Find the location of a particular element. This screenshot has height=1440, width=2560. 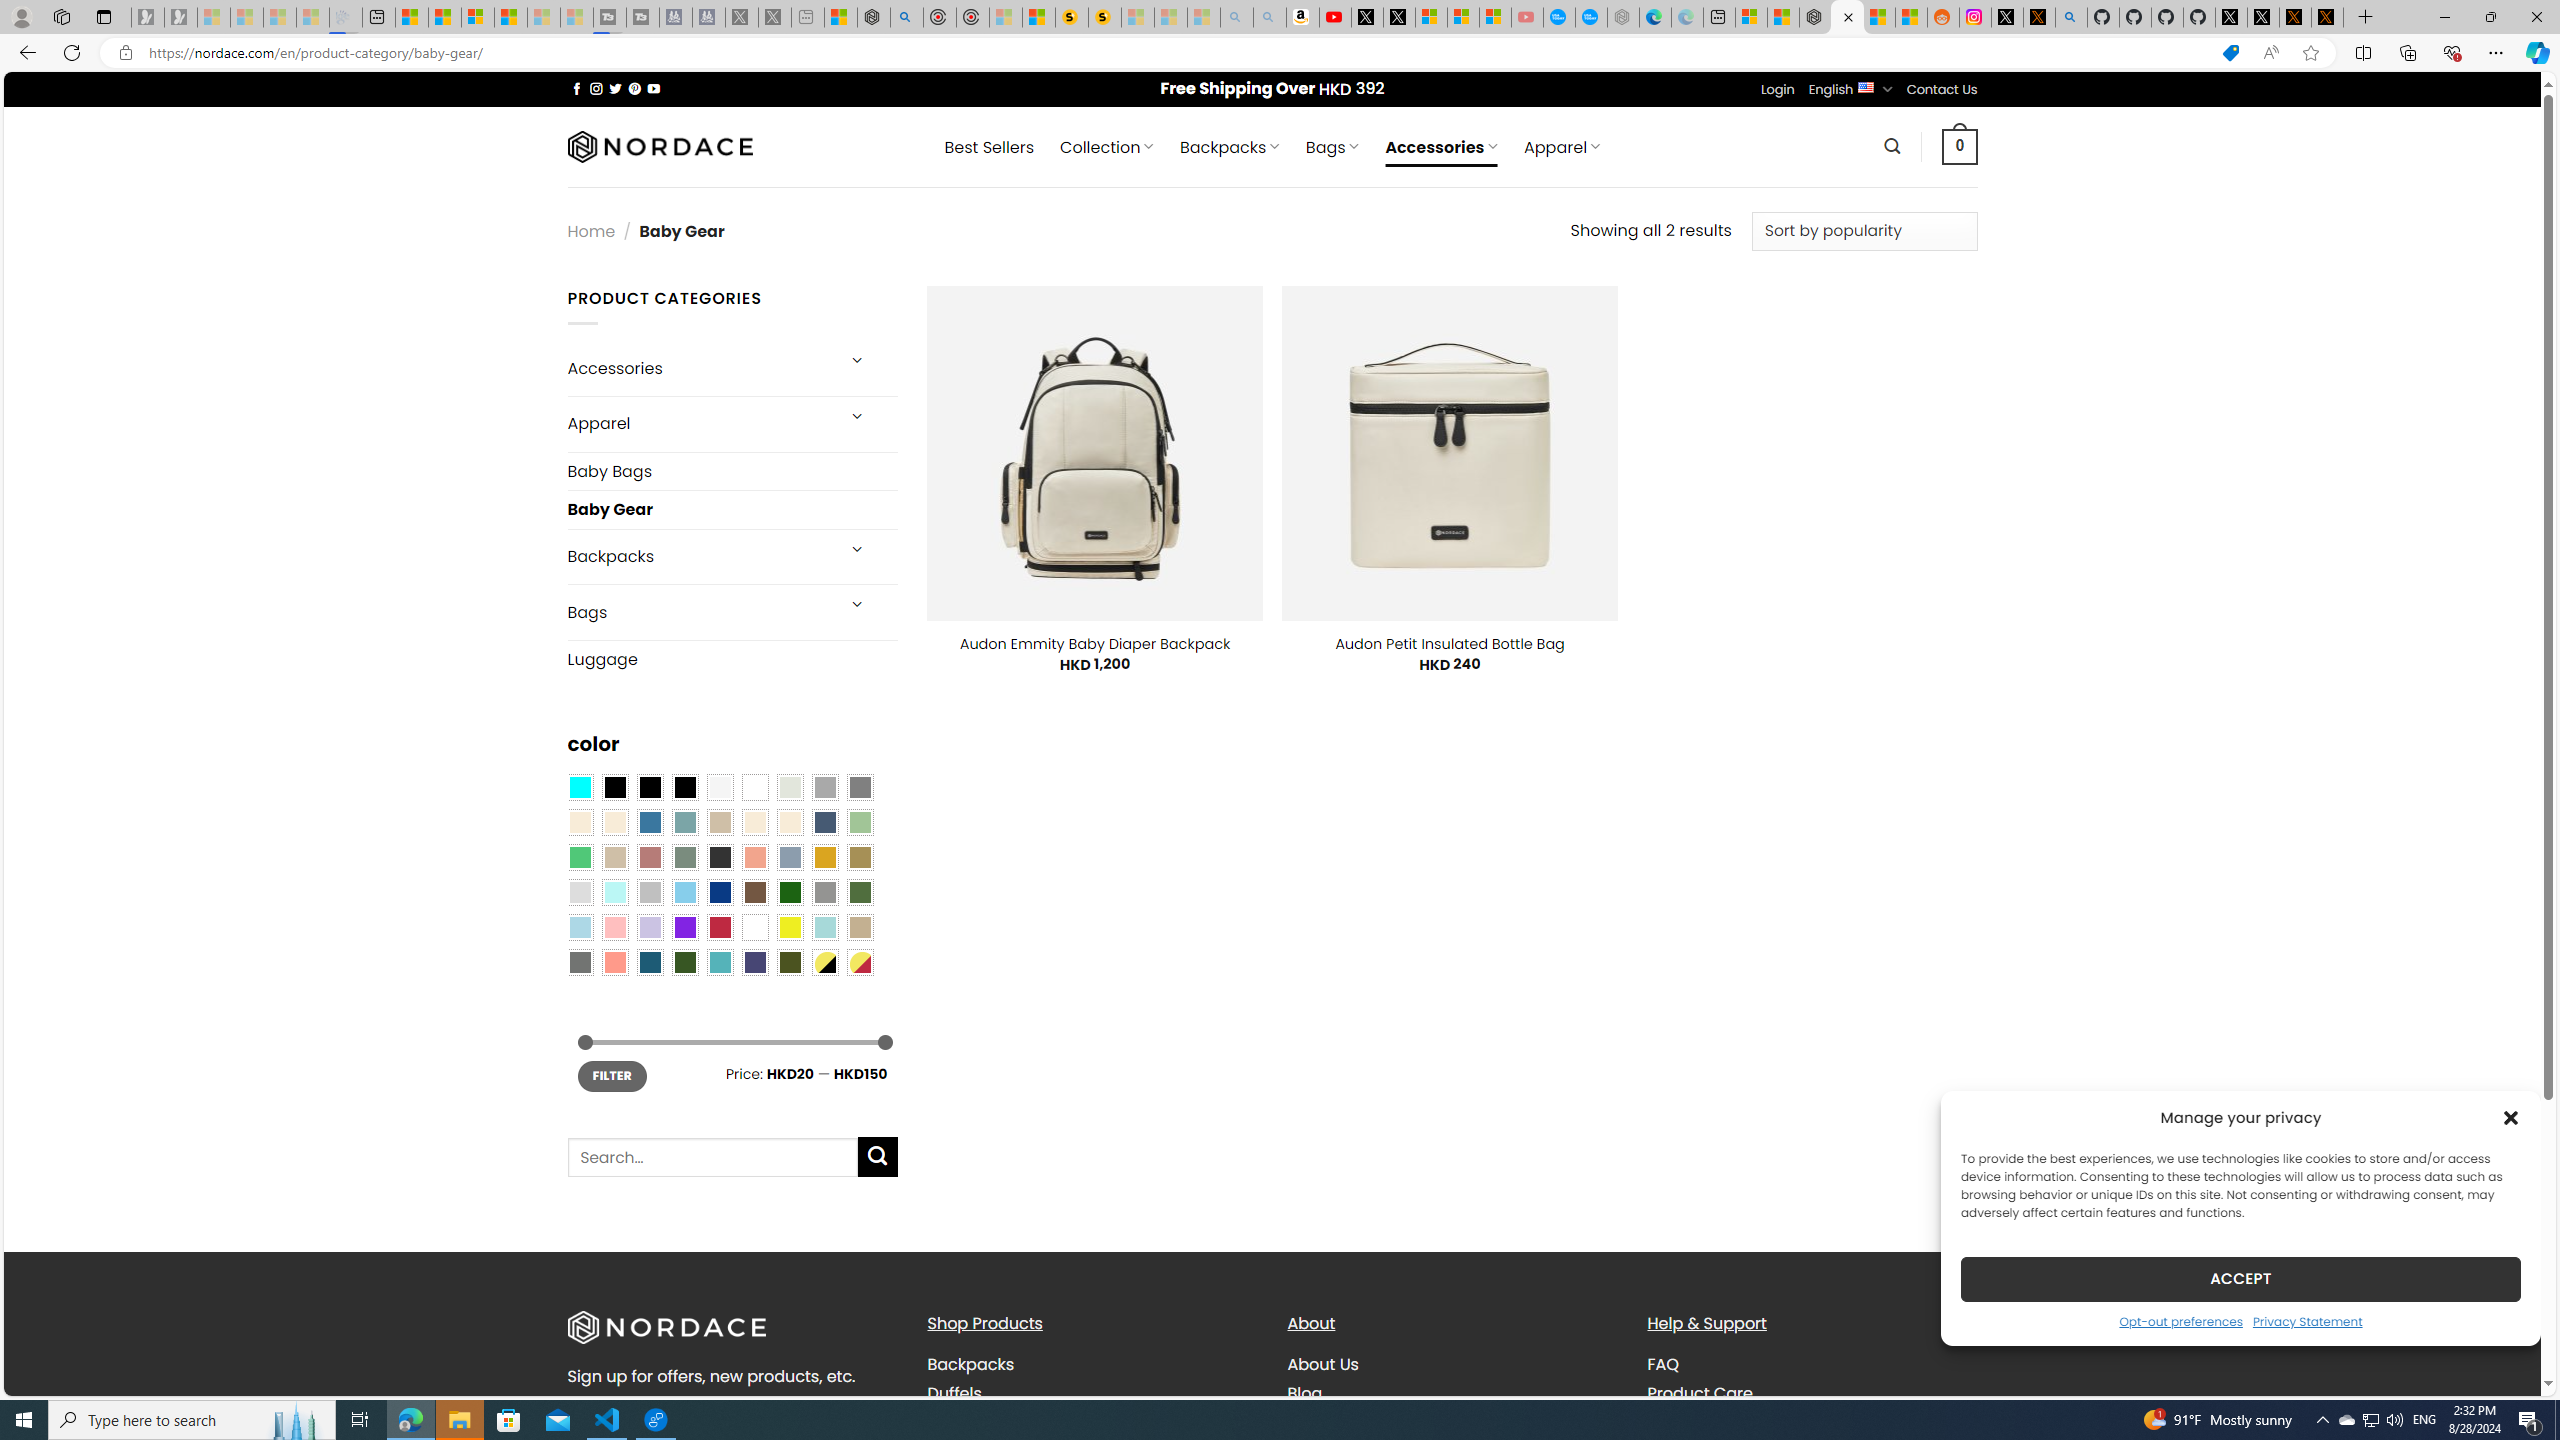

'Gold' is located at coordinates (823, 857).